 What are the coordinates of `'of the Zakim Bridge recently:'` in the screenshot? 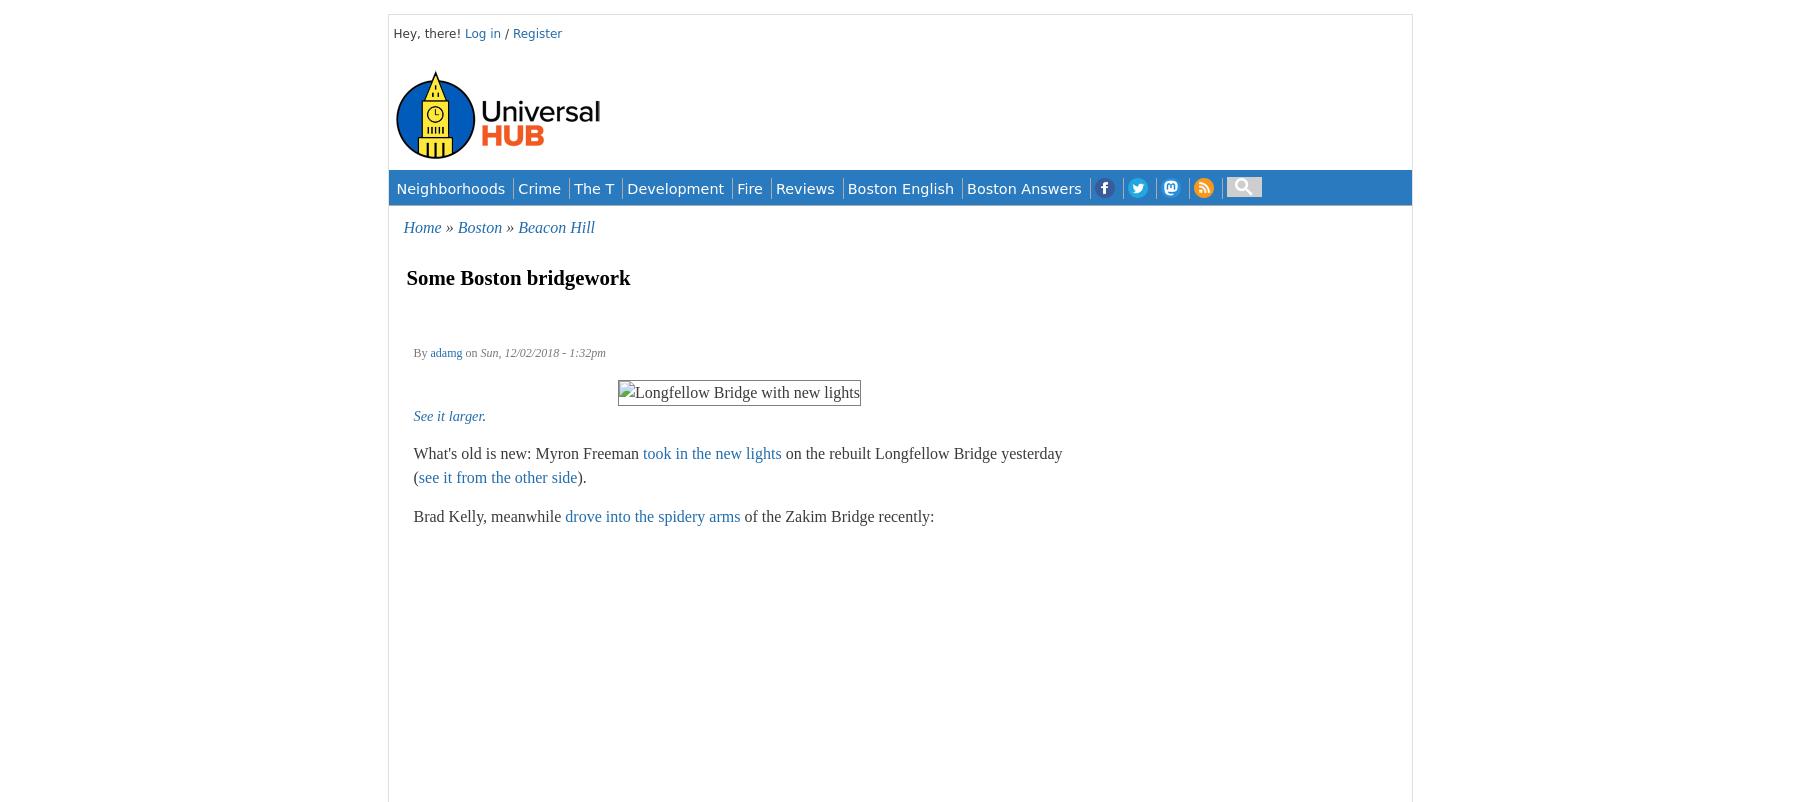 It's located at (837, 516).